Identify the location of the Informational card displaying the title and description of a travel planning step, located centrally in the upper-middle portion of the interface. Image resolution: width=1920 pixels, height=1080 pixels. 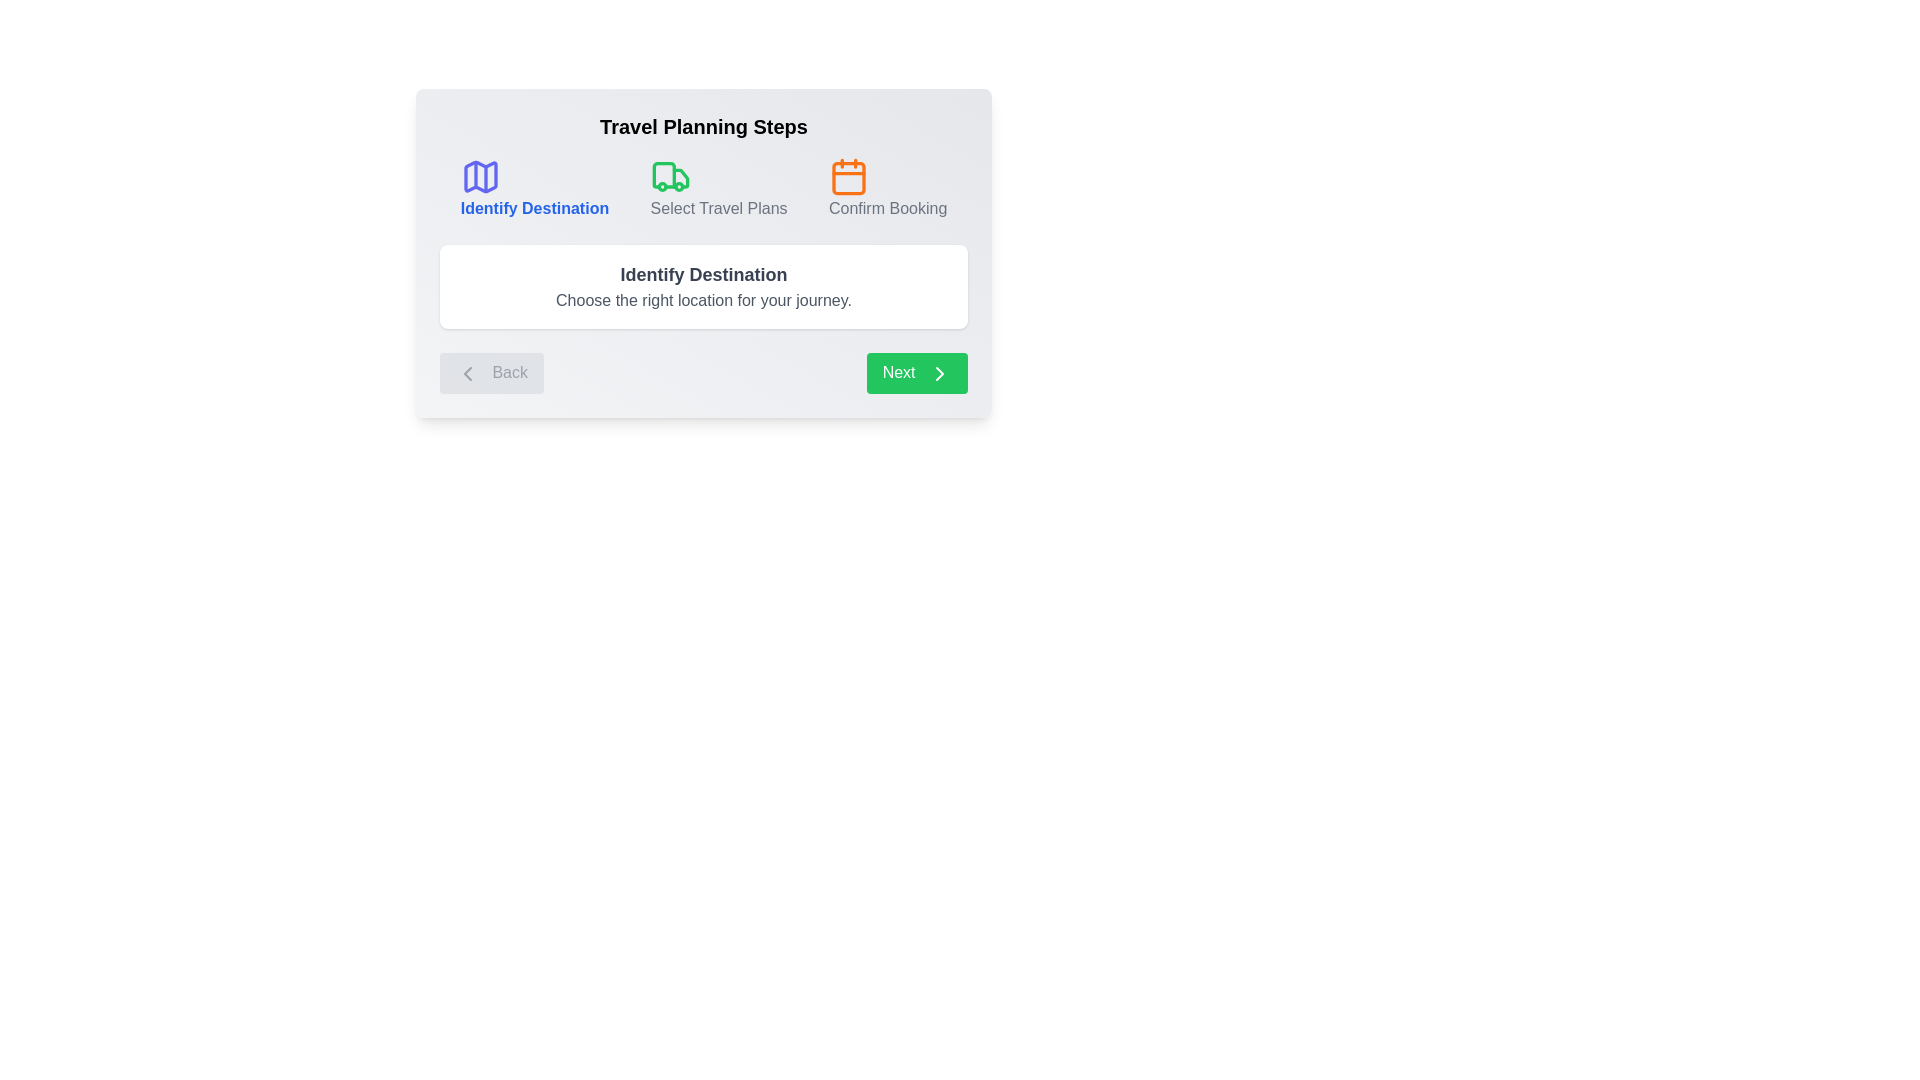
(704, 252).